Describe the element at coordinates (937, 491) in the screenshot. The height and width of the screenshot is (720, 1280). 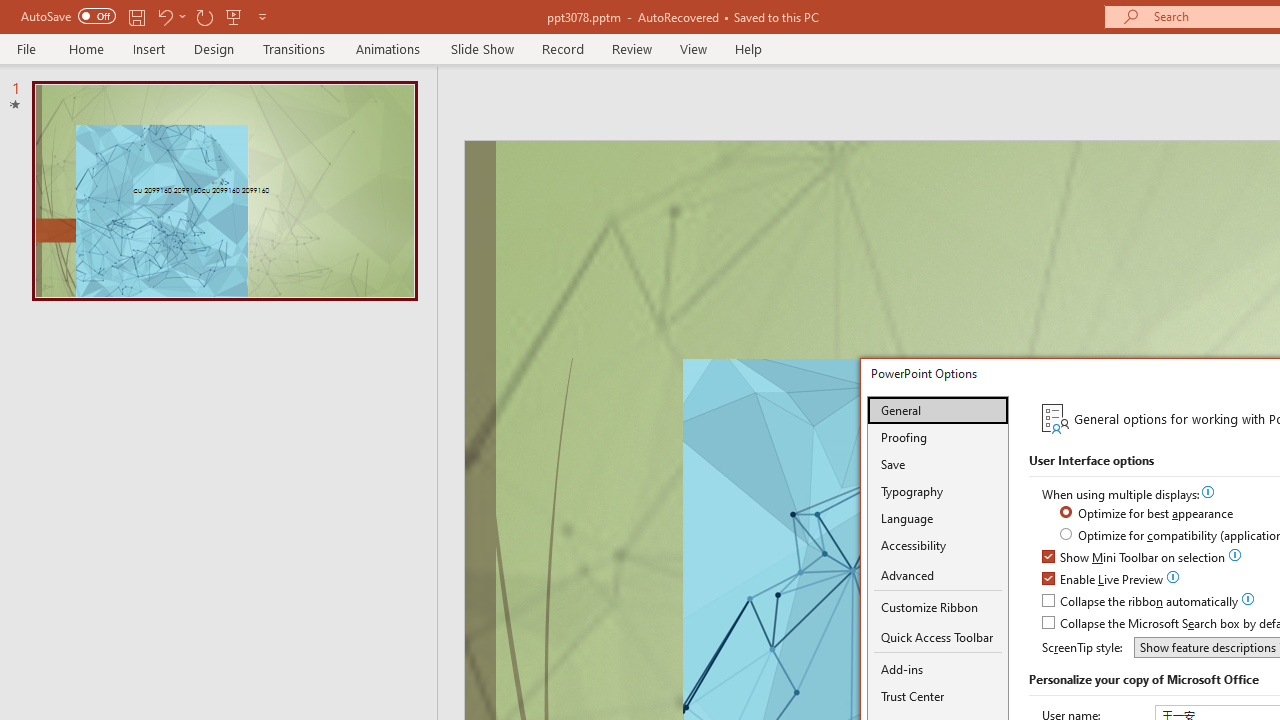
I see `'Typography'` at that location.